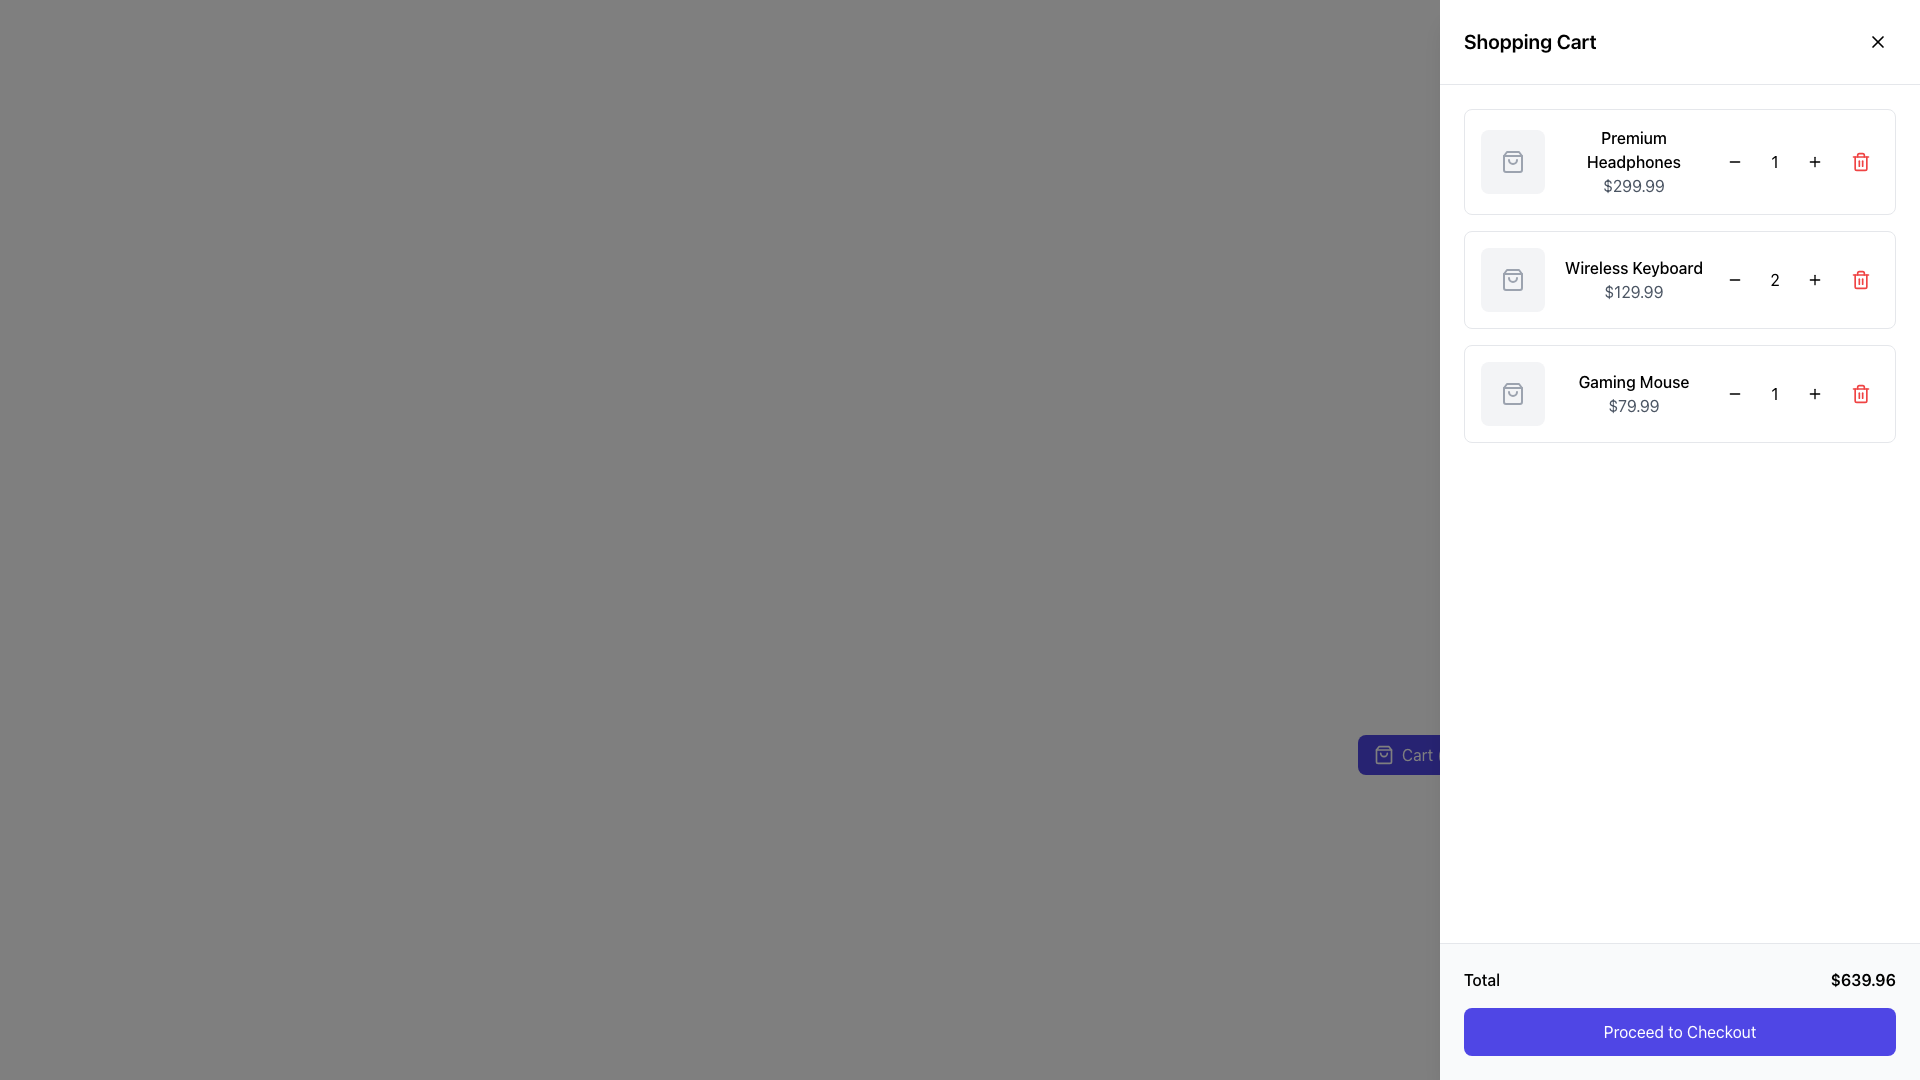 Image resolution: width=1920 pixels, height=1080 pixels. I want to click on the icon button located to the right of the number '1' indicating the current quantity of the 'Gaming Mouse' product in the shopping cart to increase the quantity, so click(1814, 393).